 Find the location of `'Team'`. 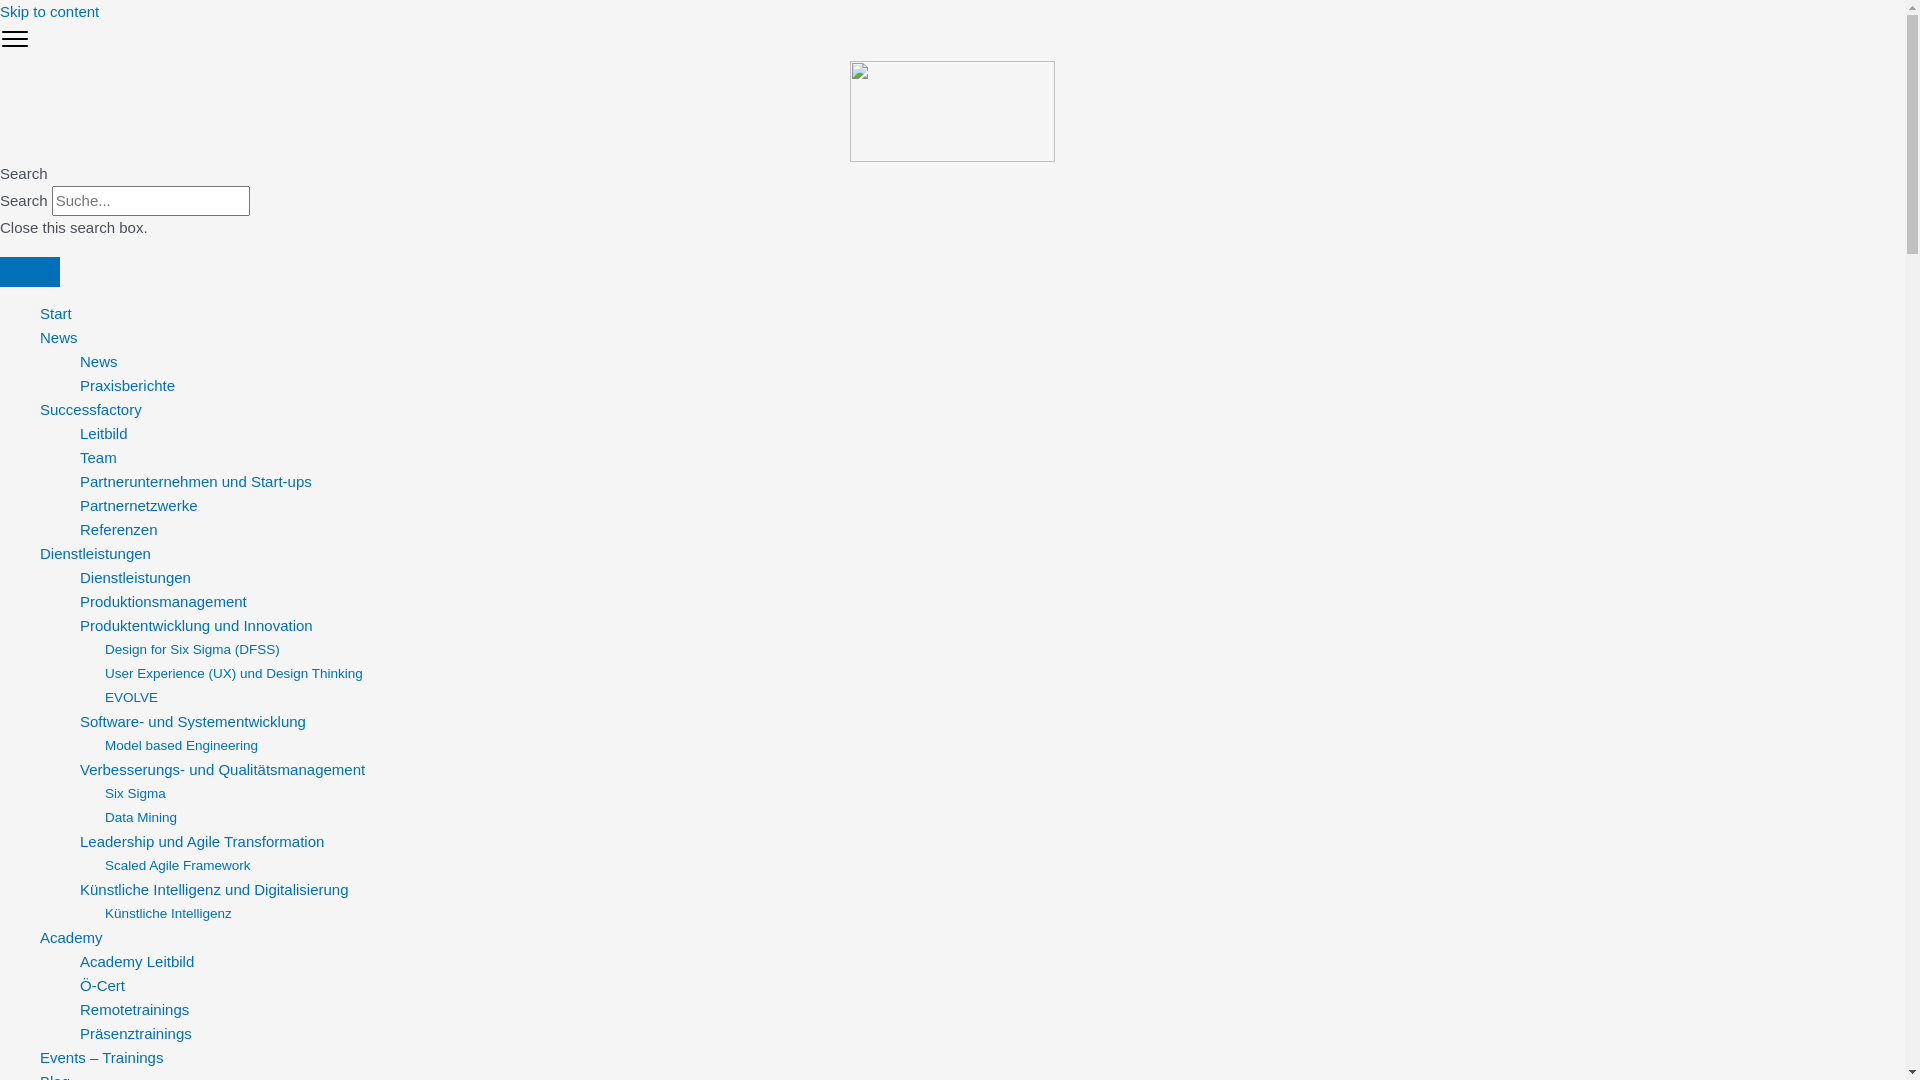

'Team' is located at coordinates (97, 457).